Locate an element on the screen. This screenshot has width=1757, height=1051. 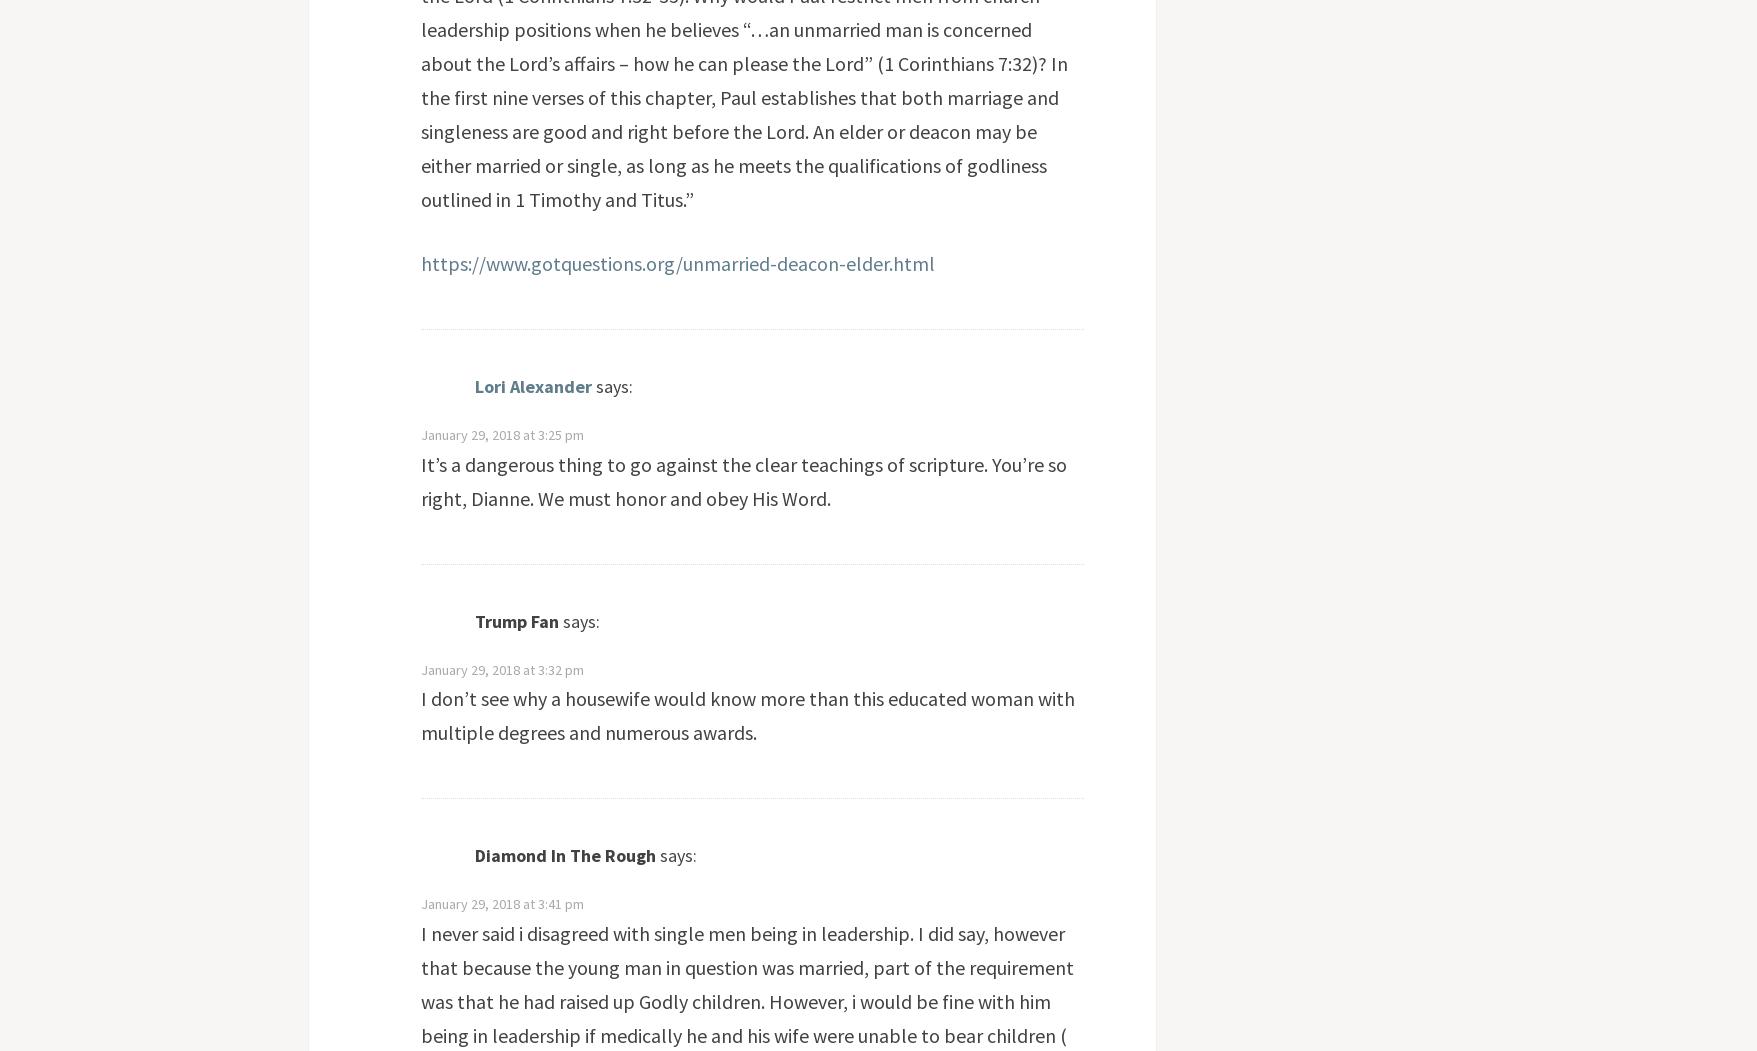
'I don’t see why a housewife would know more than this educated woman with multiple degrees and numerous awards.' is located at coordinates (746, 714).